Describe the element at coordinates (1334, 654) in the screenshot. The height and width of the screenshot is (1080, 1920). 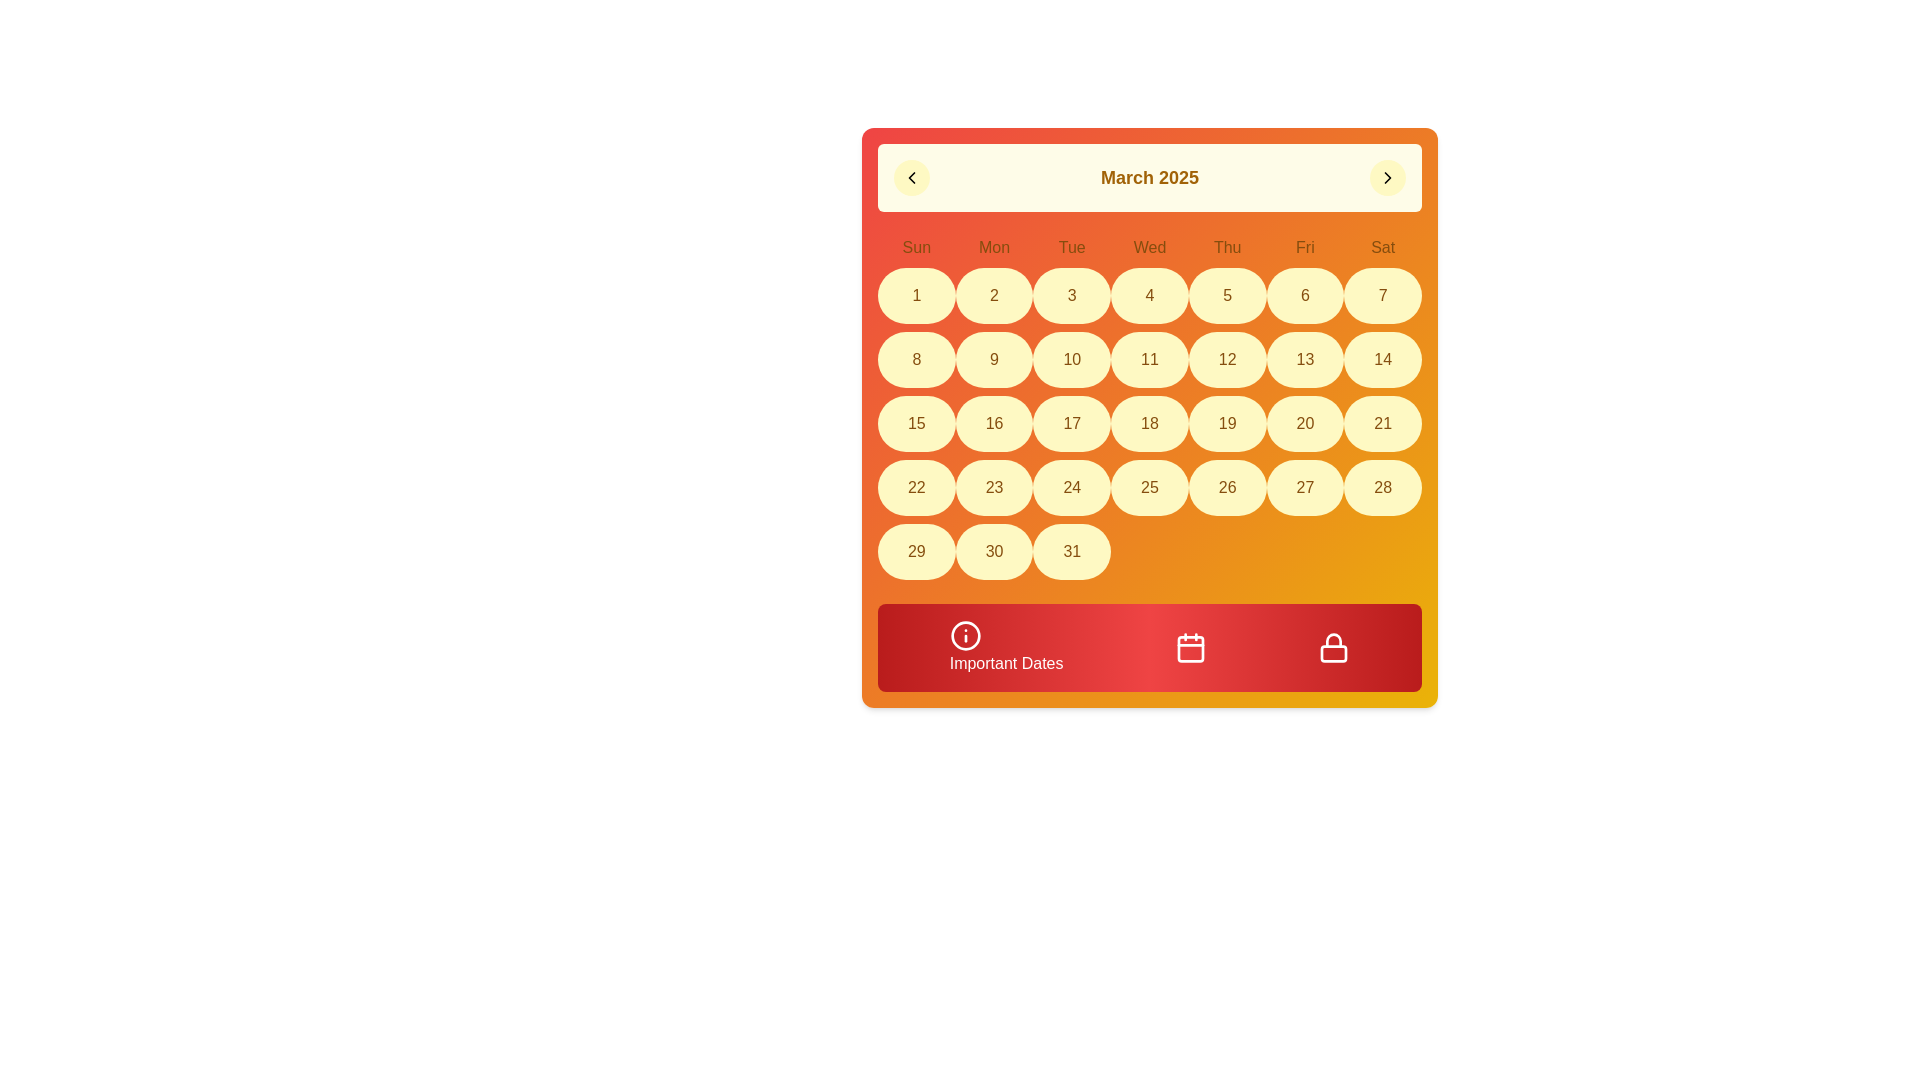
I see `the rectangular icon component that is part of the lock illustration located in the bottom-right corner of the interface` at that location.